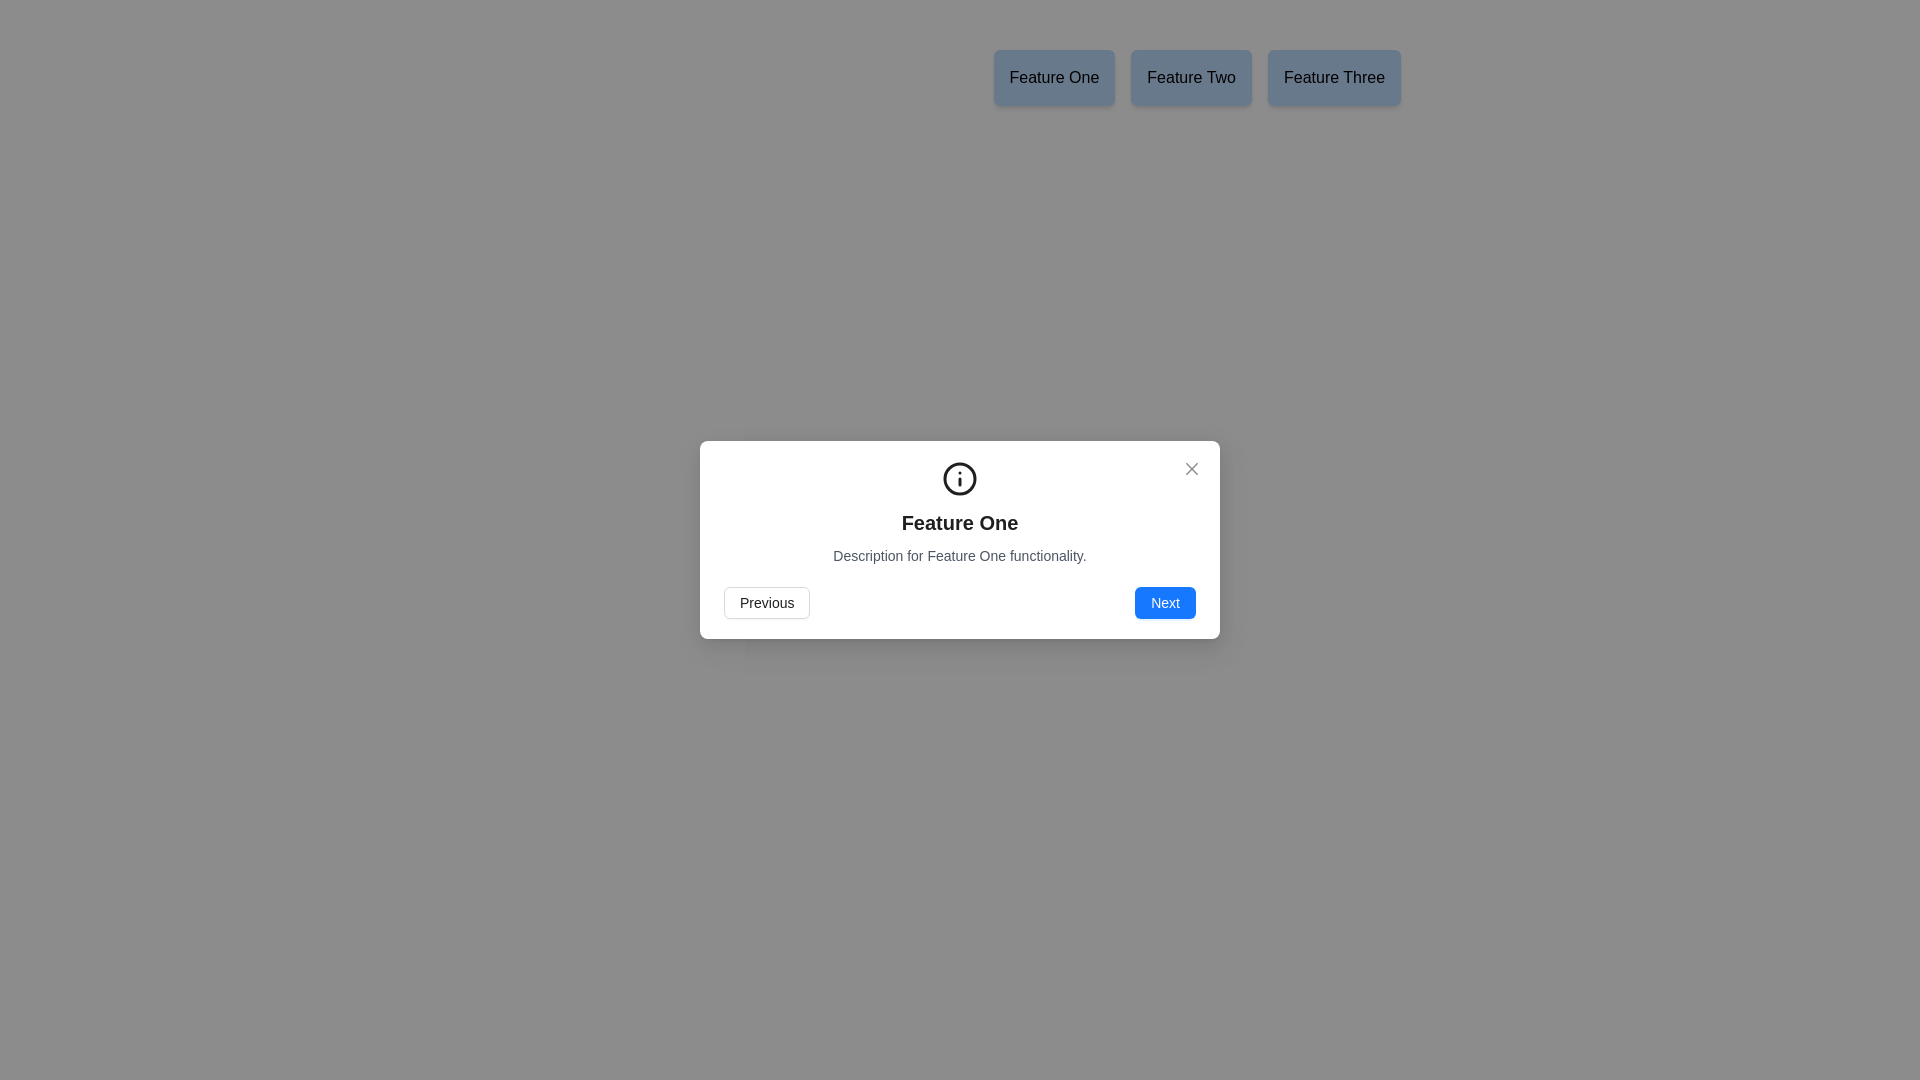 The height and width of the screenshot is (1080, 1920). What do you see at coordinates (1053, 76) in the screenshot?
I see `the blue rectangular button labeled 'Feature One' located at the top-central area of the interface` at bounding box center [1053, 76].